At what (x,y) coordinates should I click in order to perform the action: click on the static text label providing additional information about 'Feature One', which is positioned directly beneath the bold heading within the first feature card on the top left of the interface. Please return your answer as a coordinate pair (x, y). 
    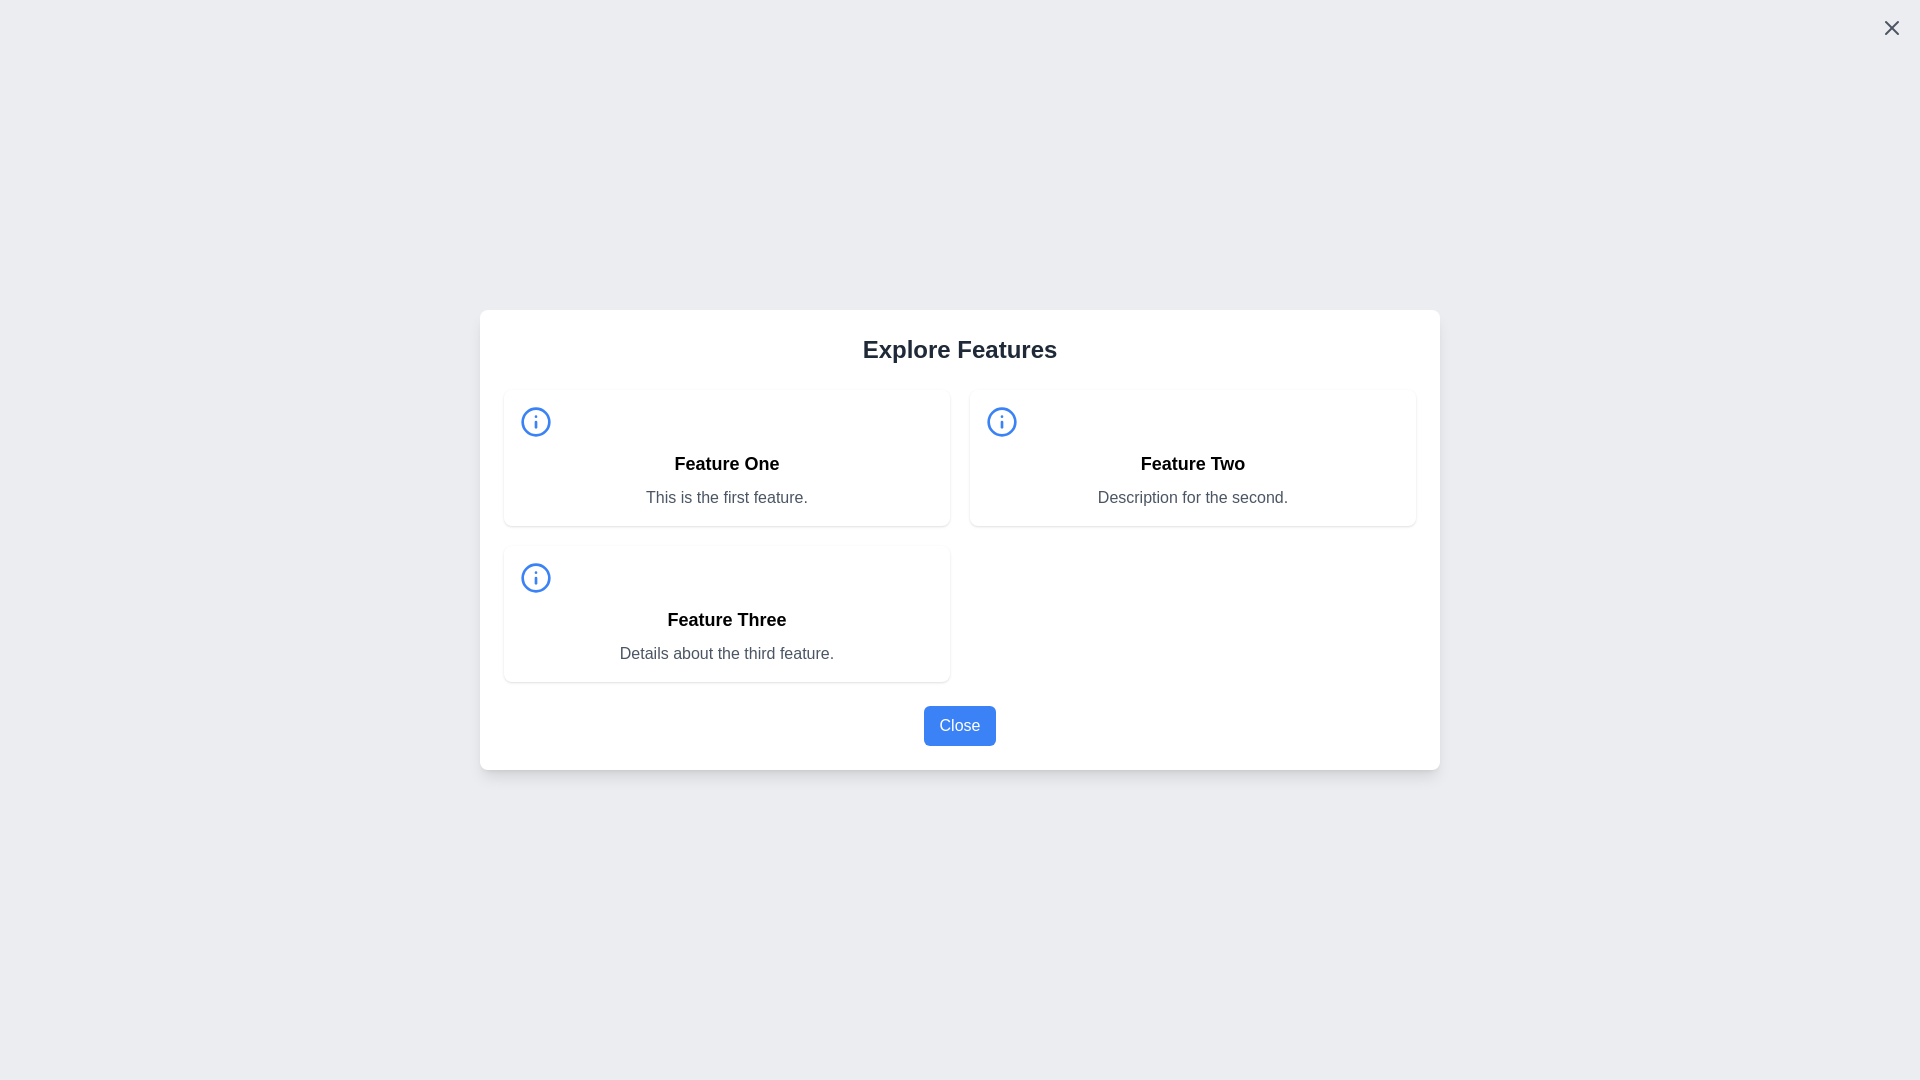
    Looking at the image, I should click on (725, 496).